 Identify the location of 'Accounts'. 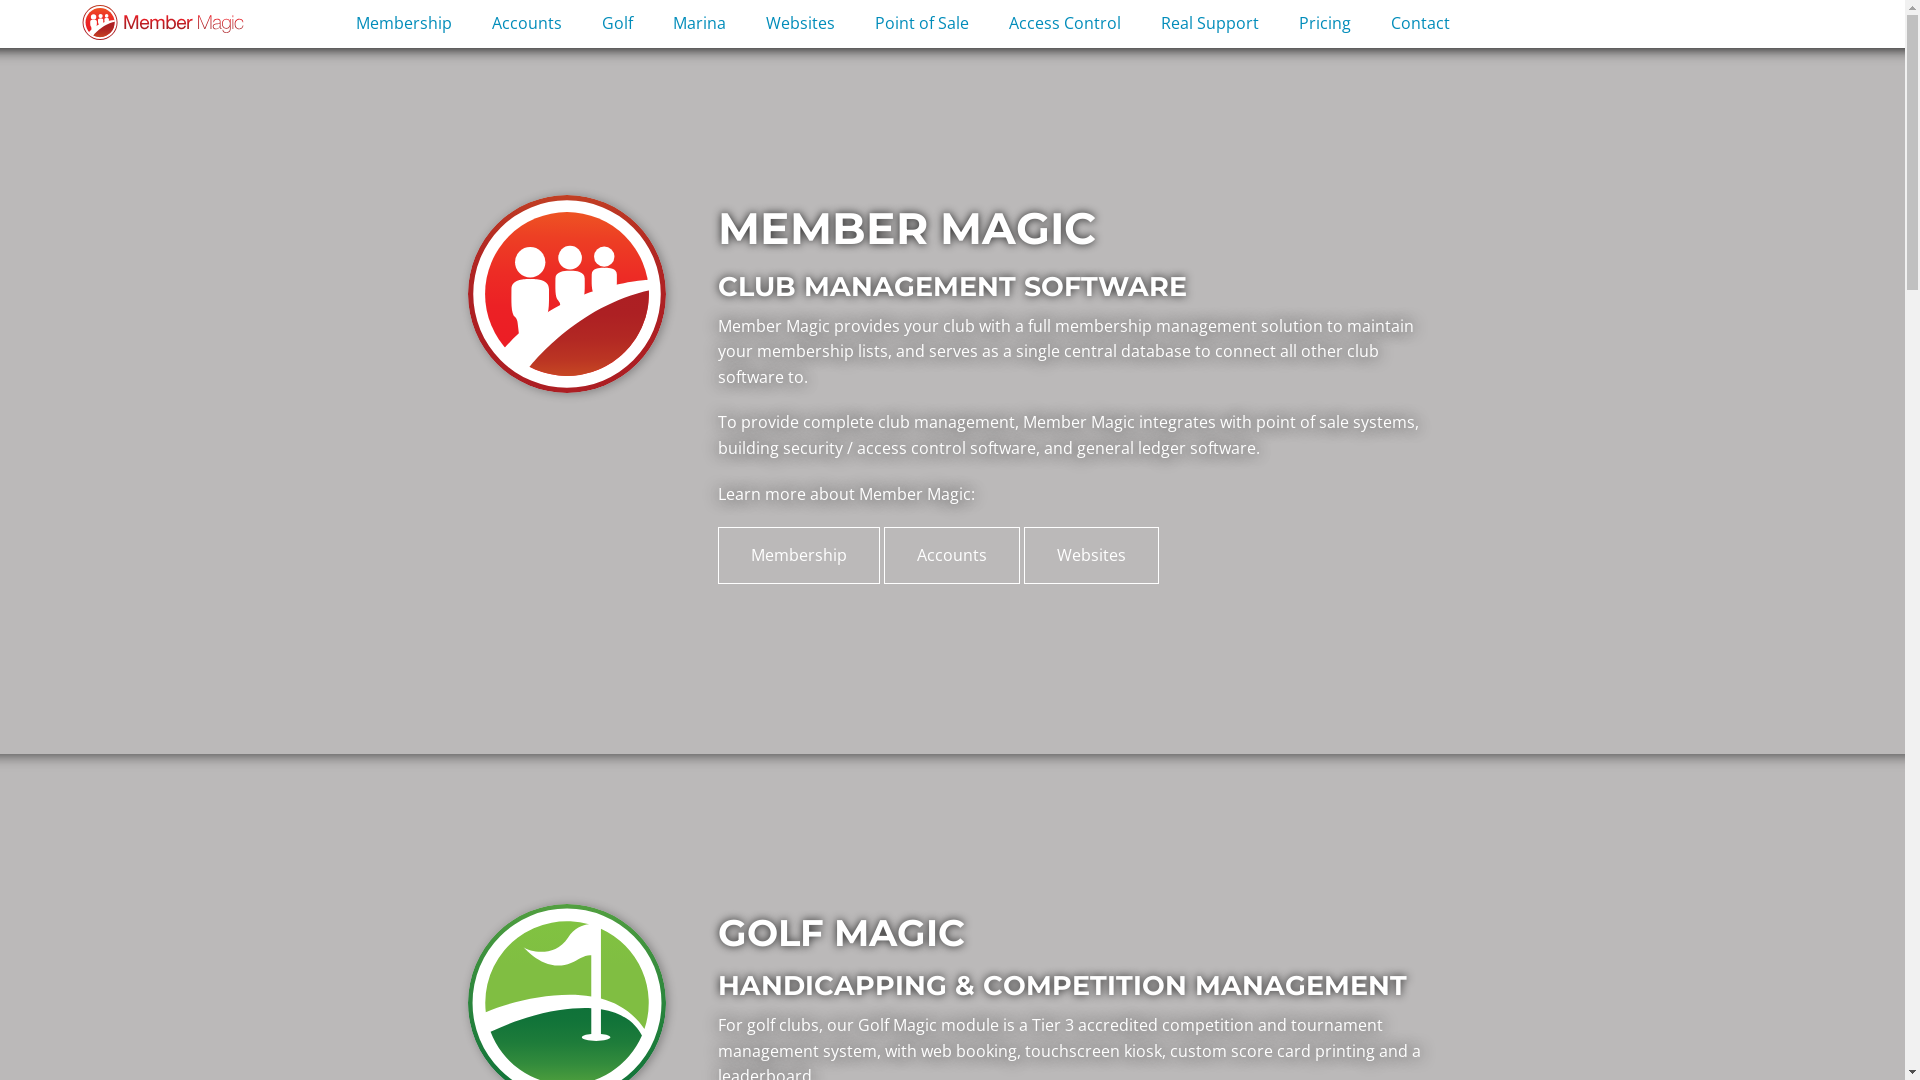
(470, 24).